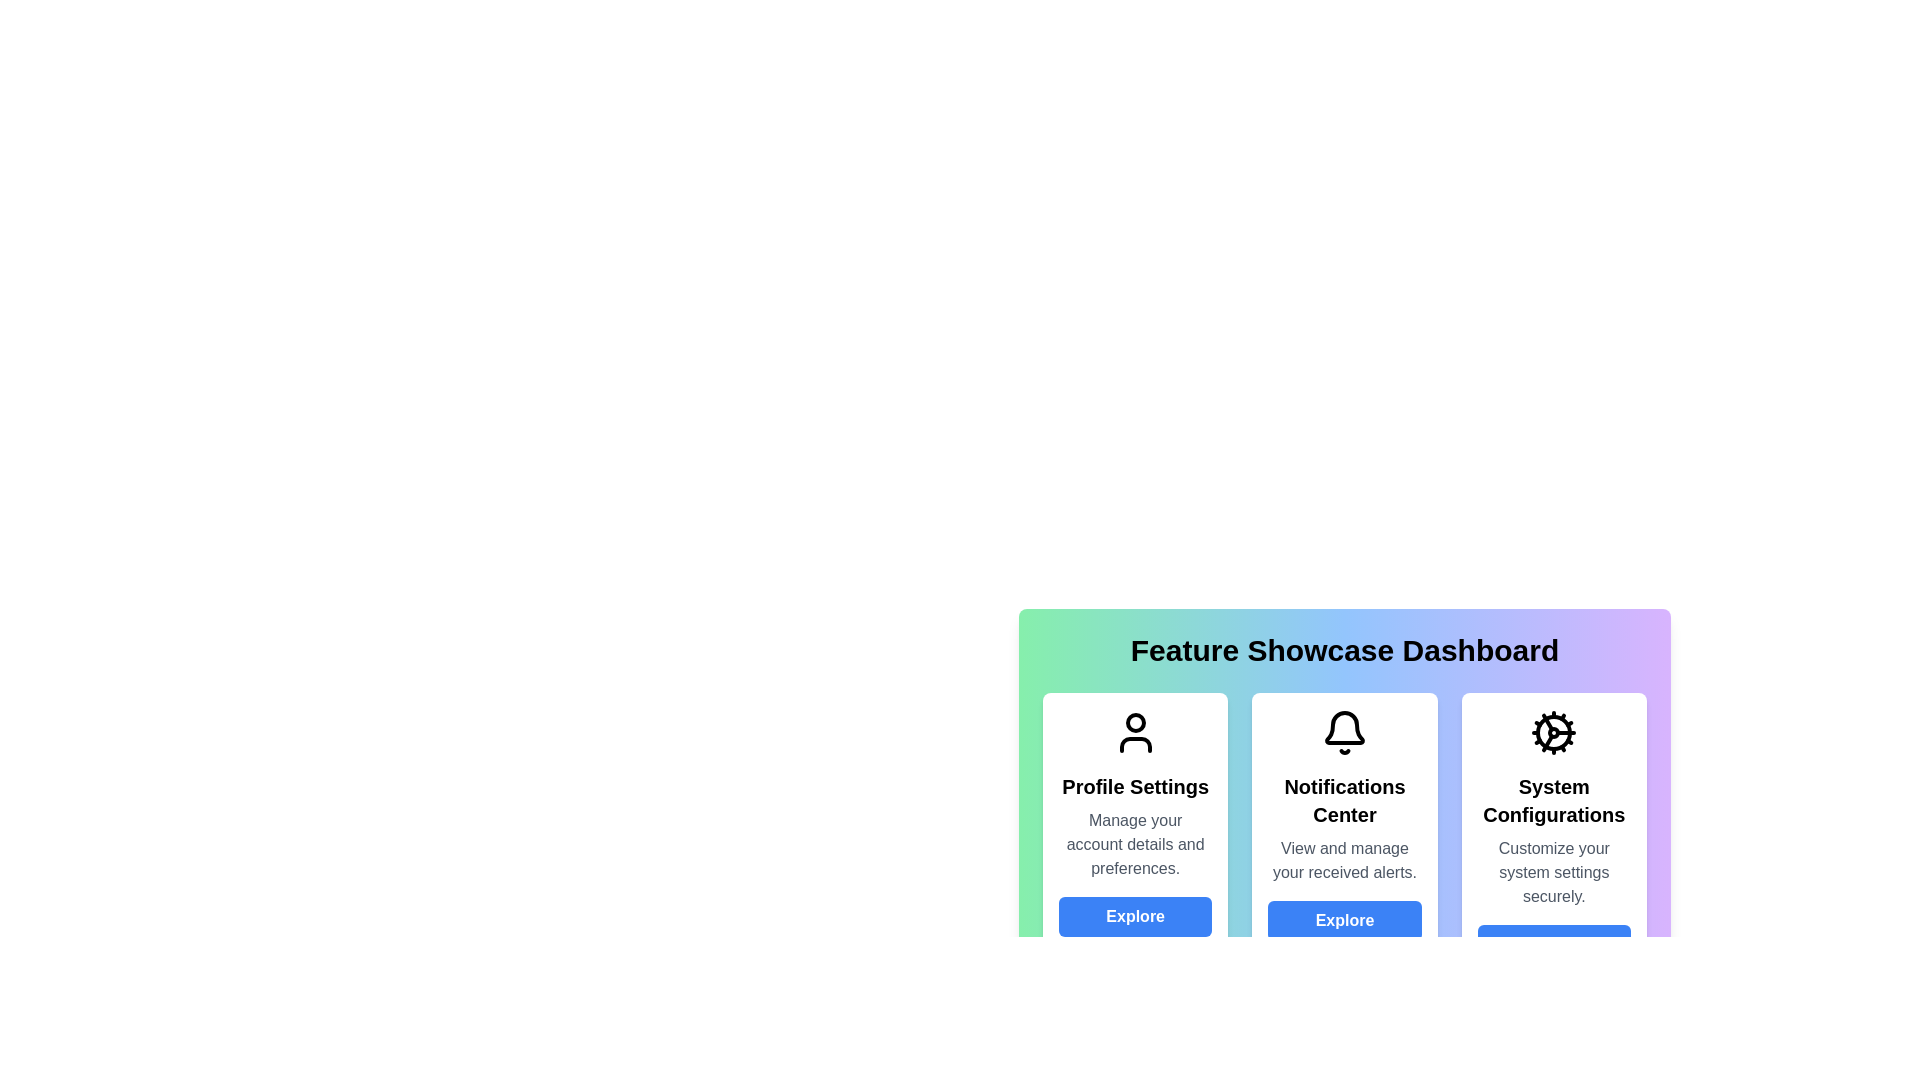 This screenshot has height=1080, width=1920. Describe the element at coordinates (1344, 921) in the screenshot. I see `the 'Explore' button with rounded edges, styled in blue with white bold text, located within the 'Notifications Center' card, below the text 'View and manage your received alerts.'` at that location.